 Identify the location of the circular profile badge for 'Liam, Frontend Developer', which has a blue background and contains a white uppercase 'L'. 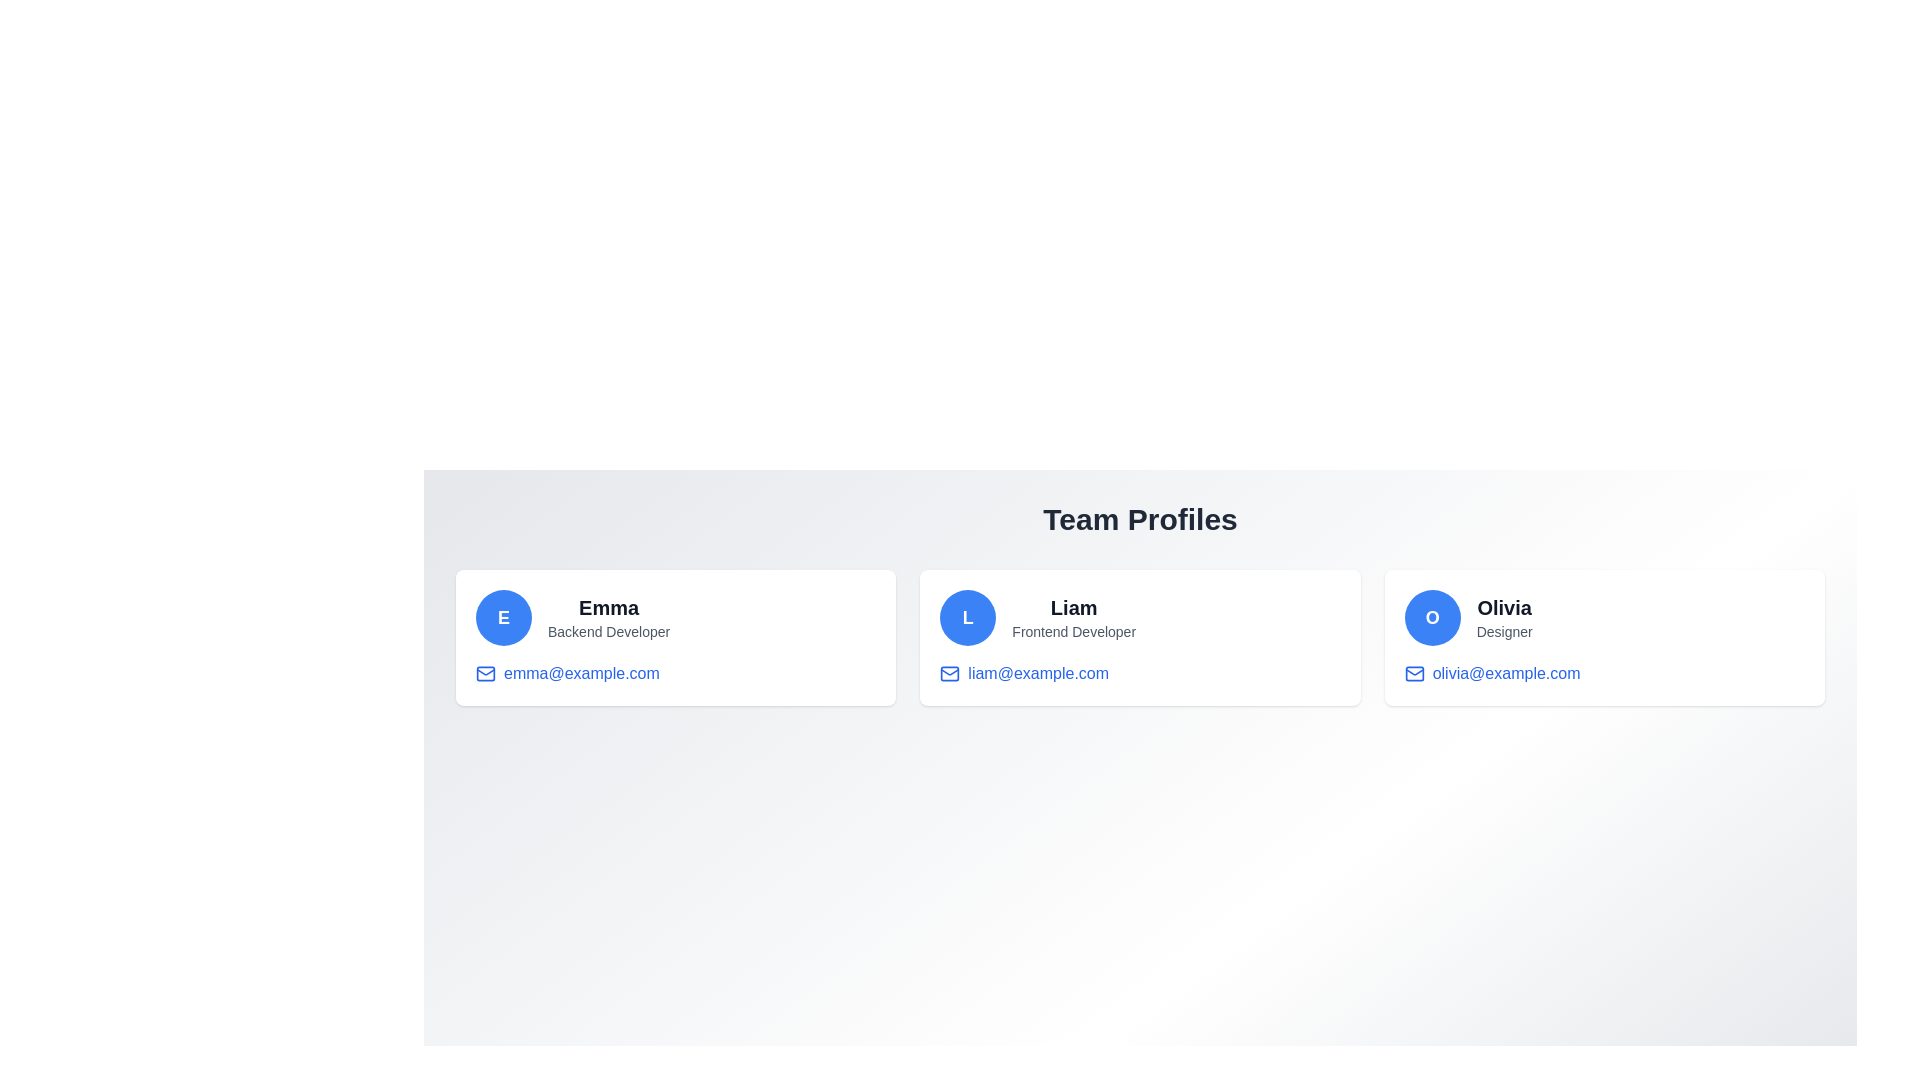
(968, 616).